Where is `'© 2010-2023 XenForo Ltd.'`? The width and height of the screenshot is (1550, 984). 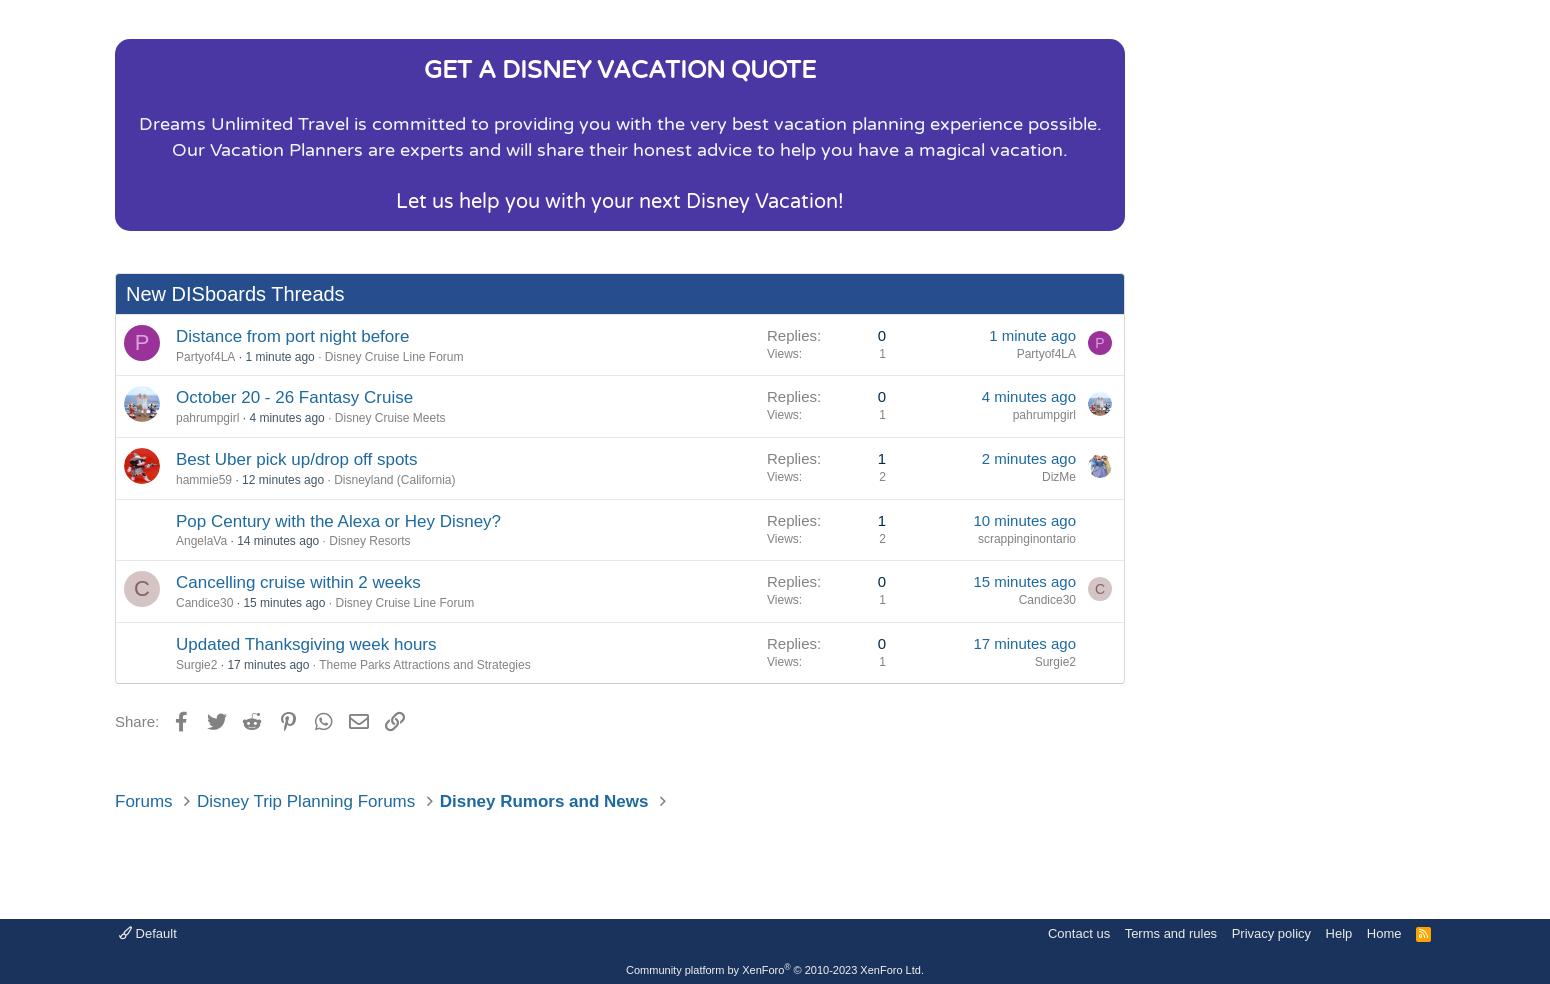
'© 2010-2023 XenForo Ltd.' is located at coordinates (857, 970).